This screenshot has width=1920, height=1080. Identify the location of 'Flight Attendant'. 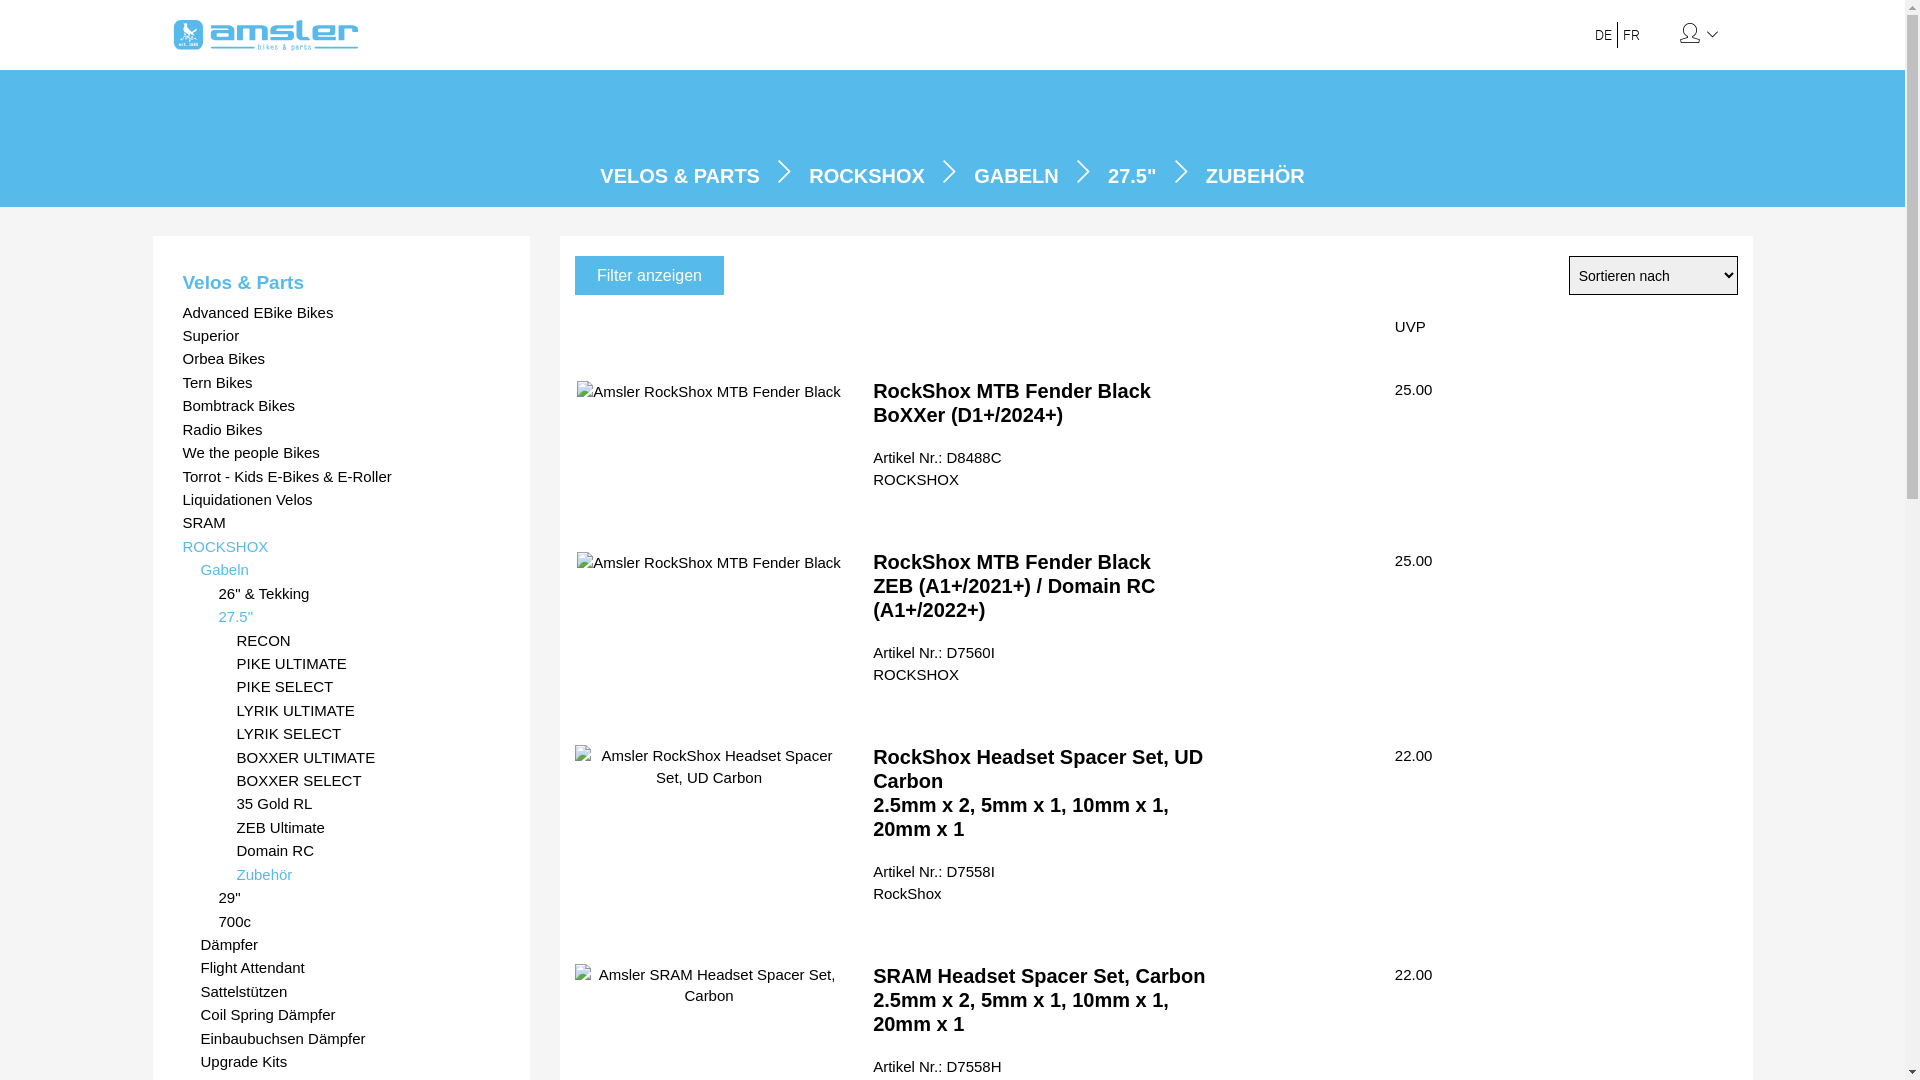
(350, 966).